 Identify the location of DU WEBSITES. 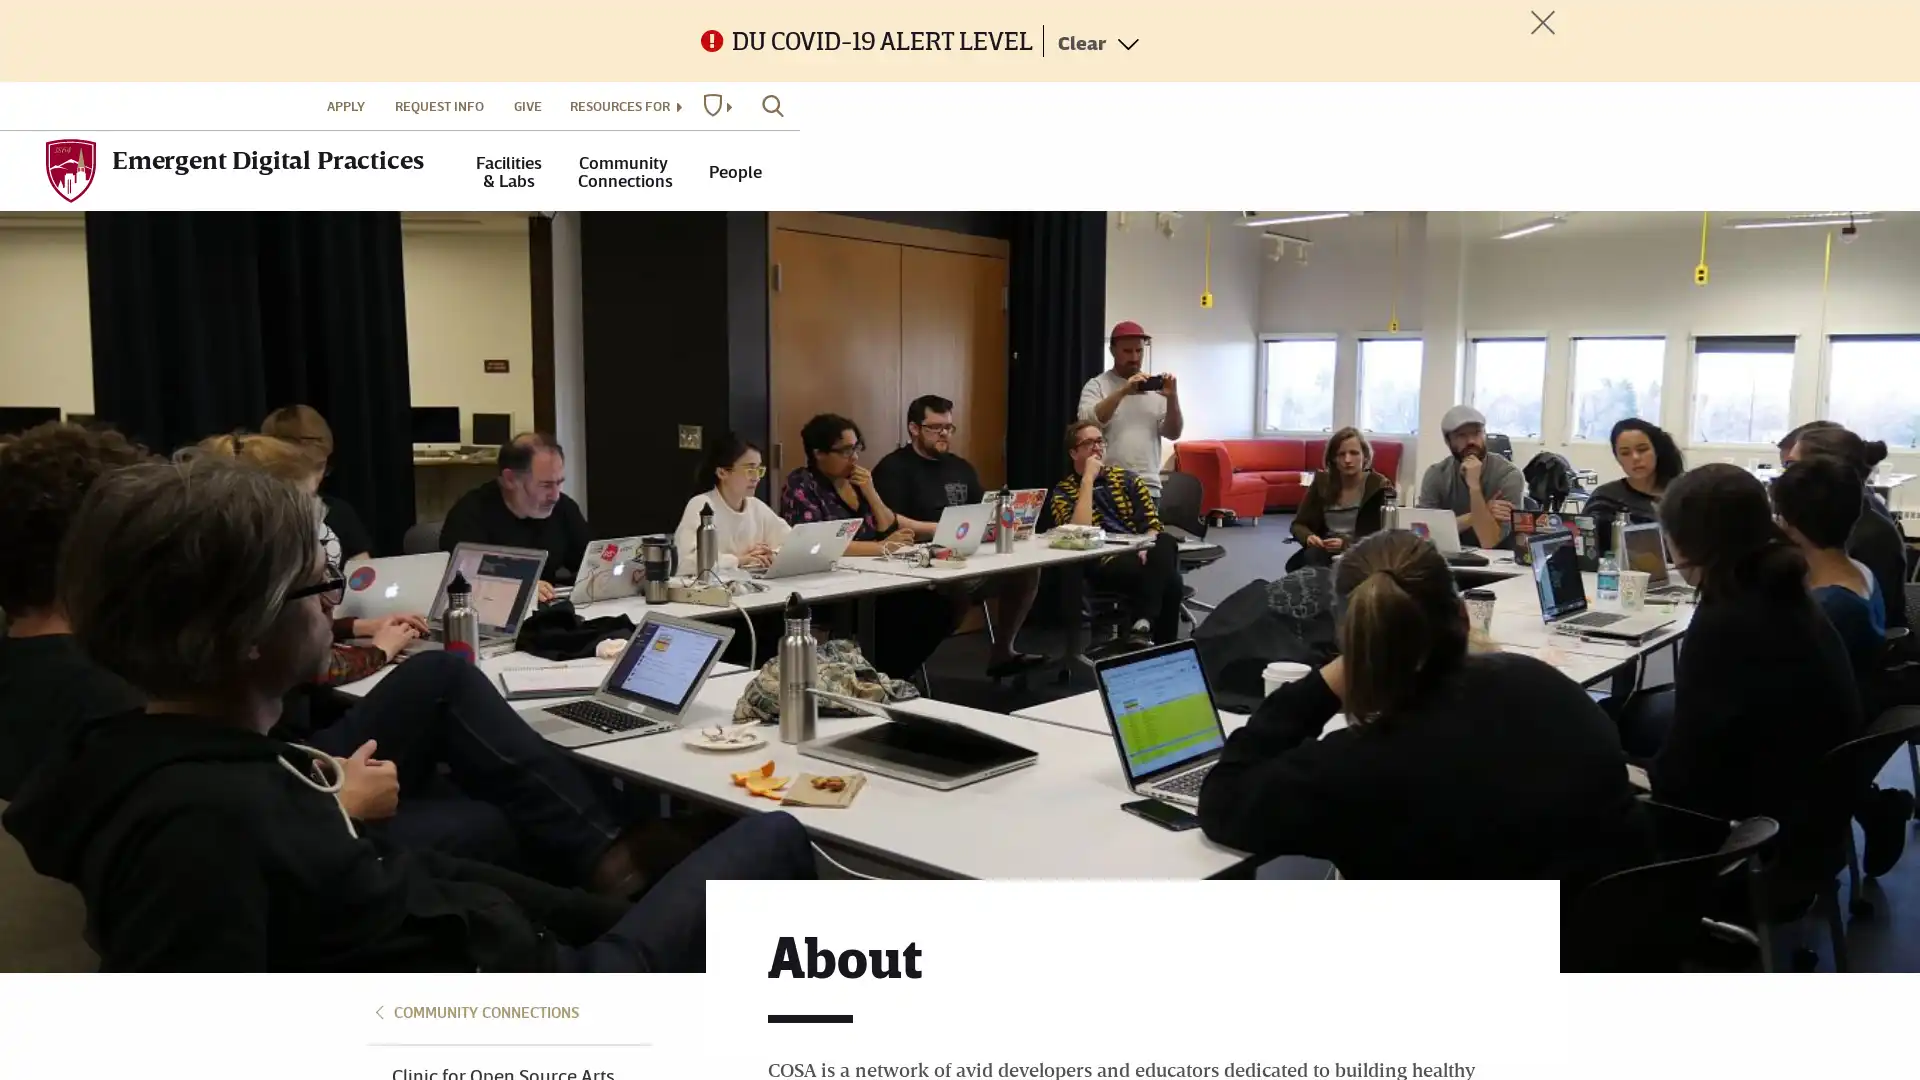
(1477, 105).